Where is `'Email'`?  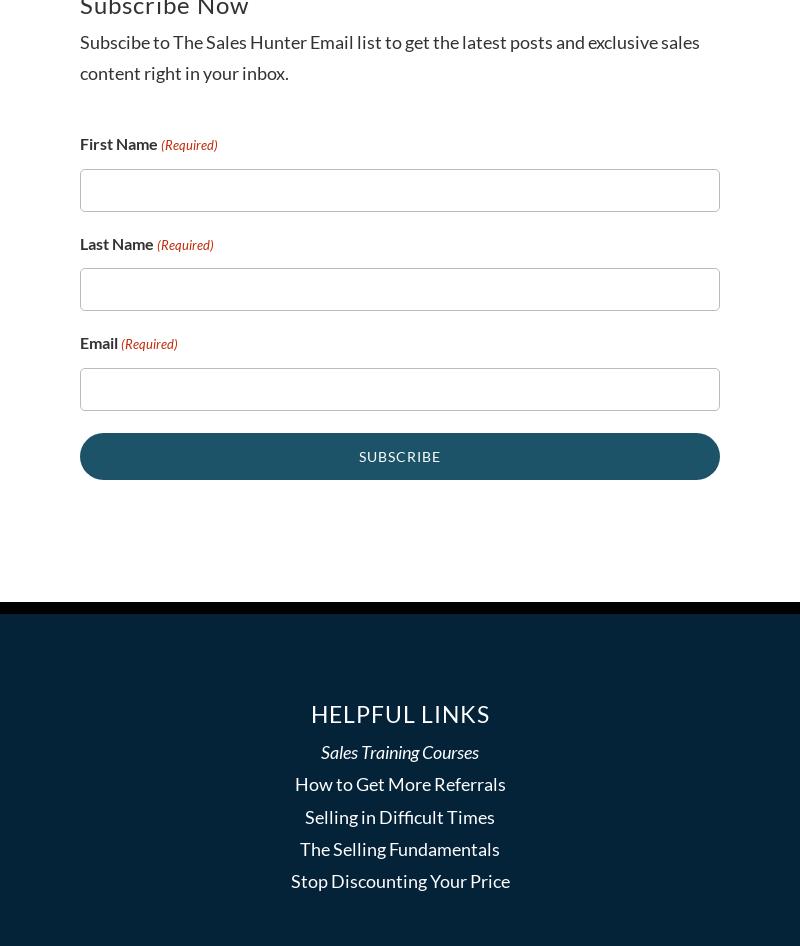
'Email' is located at coordinates (80, 342).